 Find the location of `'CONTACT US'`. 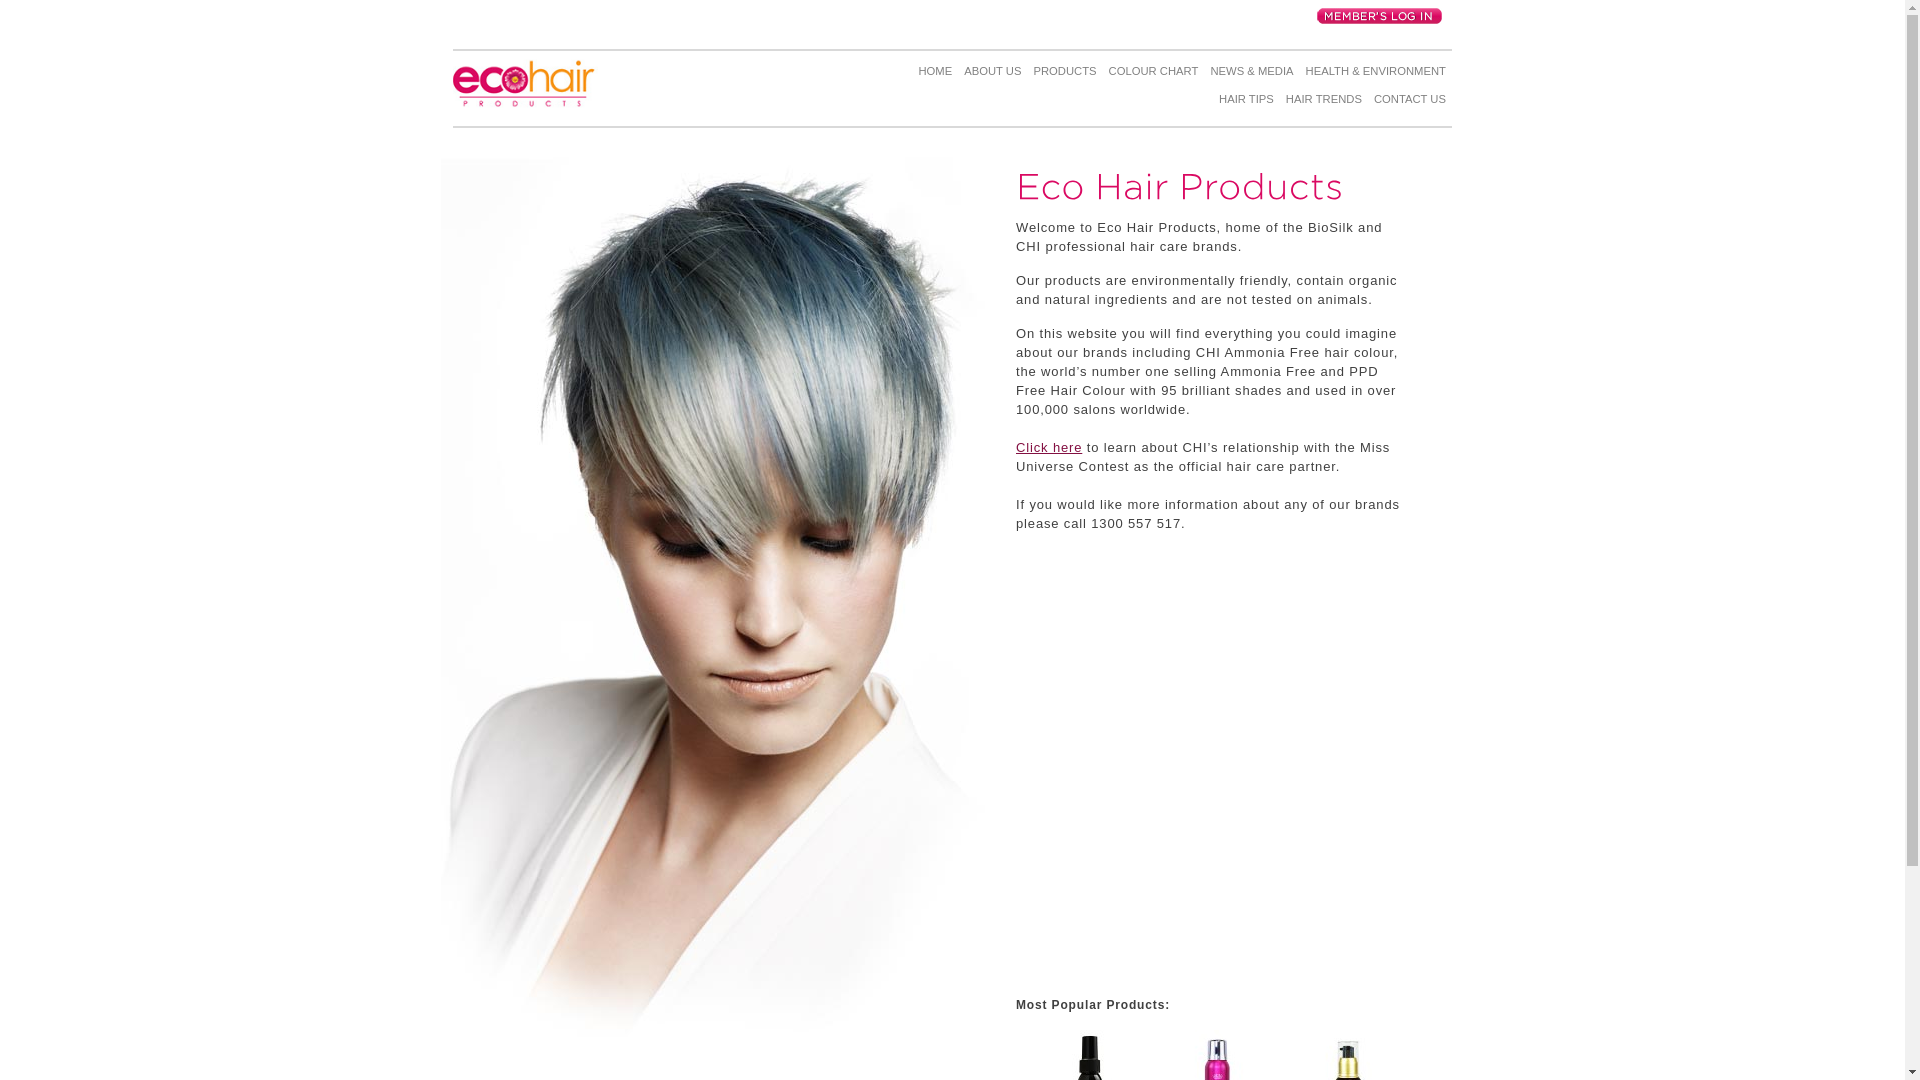

'CONTACT US' is located at coordinates (1409, 103).